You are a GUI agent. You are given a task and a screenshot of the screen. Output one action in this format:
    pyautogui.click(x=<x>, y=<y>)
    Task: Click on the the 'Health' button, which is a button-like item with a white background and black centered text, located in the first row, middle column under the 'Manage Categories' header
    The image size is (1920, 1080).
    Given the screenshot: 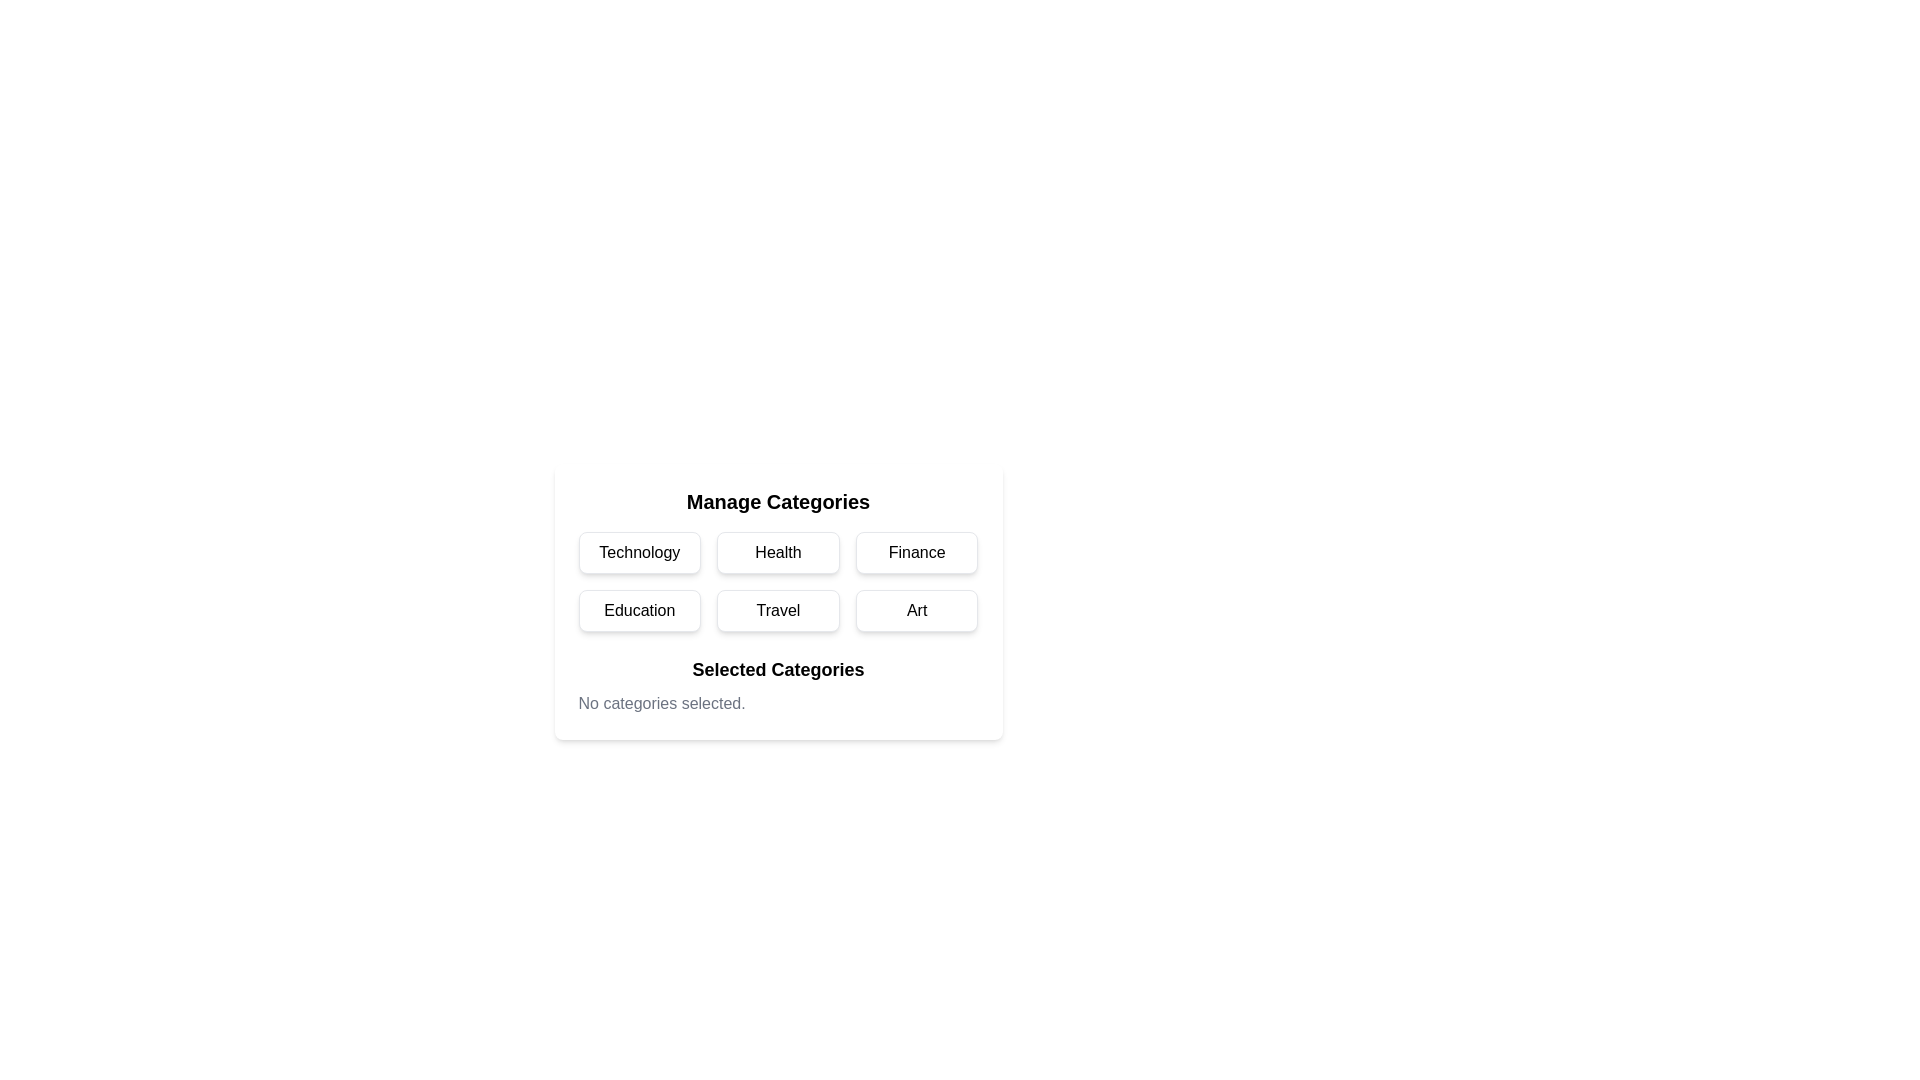 What is the action you would take?
    pyautogui.click(x=777, y=552)
    